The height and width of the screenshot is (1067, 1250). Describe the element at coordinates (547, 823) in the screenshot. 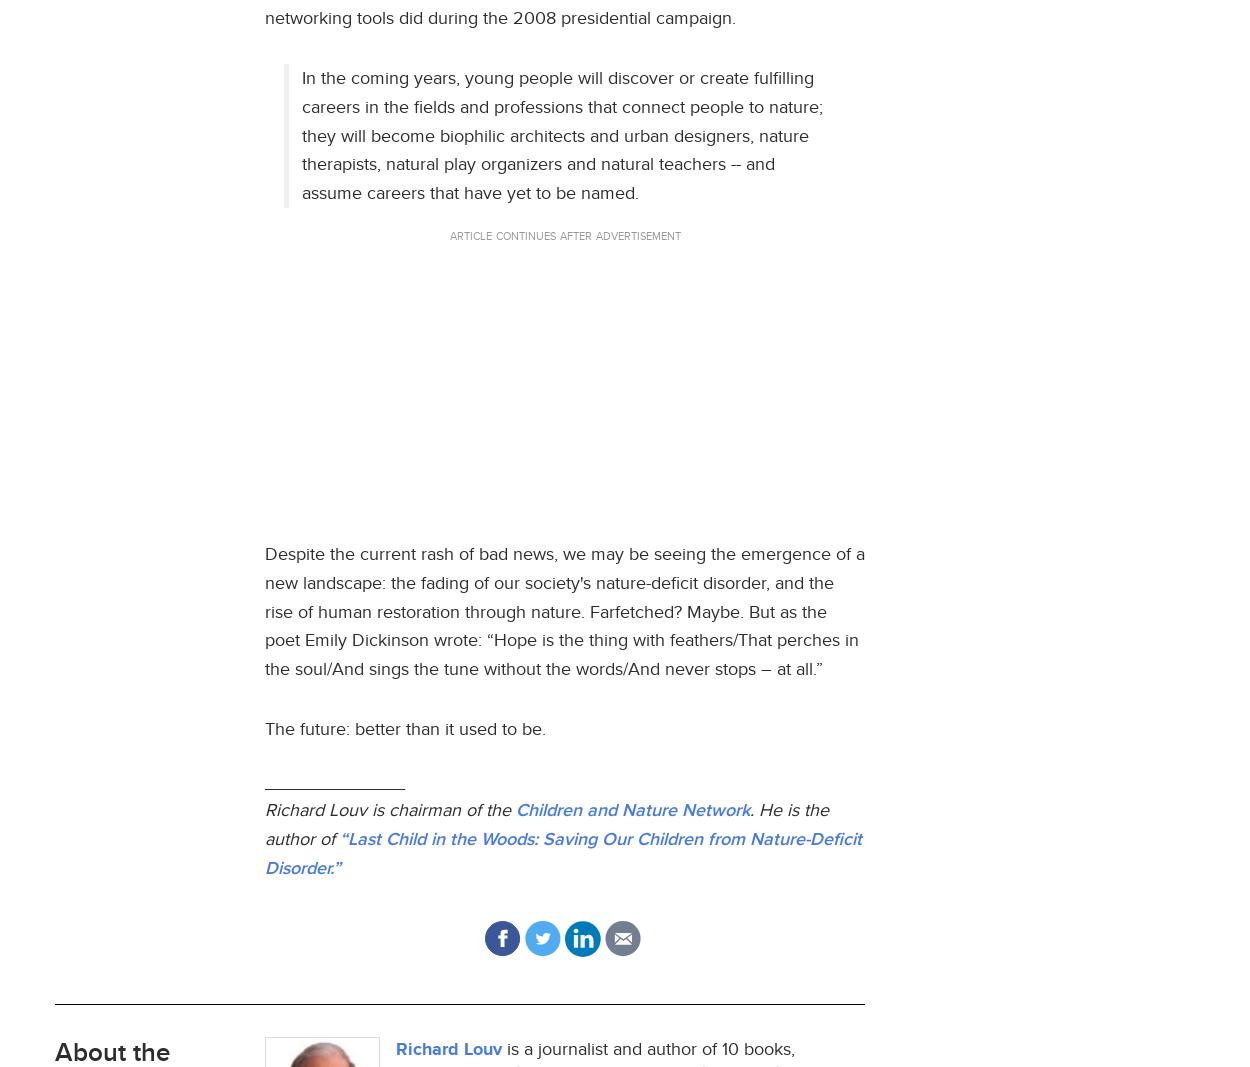

I see `'. He is the author of'` at that location.